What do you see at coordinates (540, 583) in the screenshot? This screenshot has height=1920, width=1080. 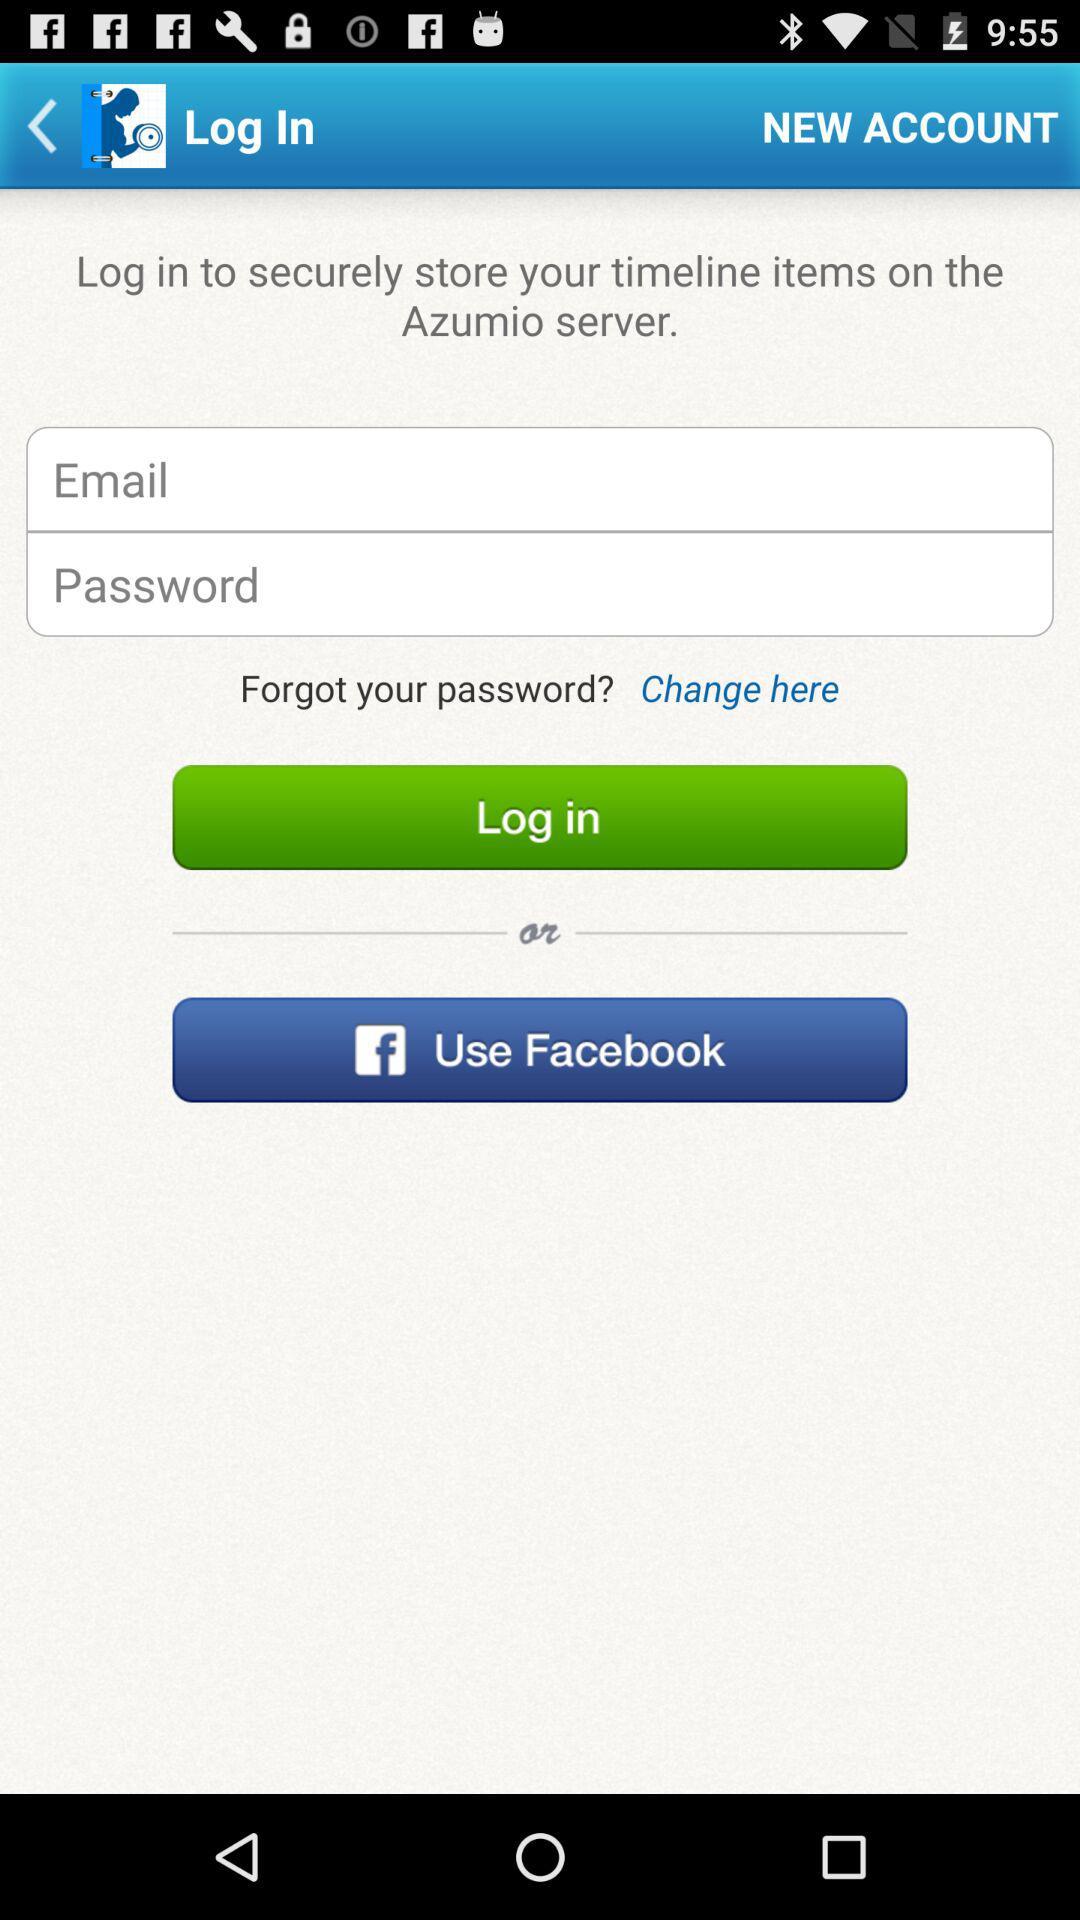 I see `your password` at bounding box center [540, 583].